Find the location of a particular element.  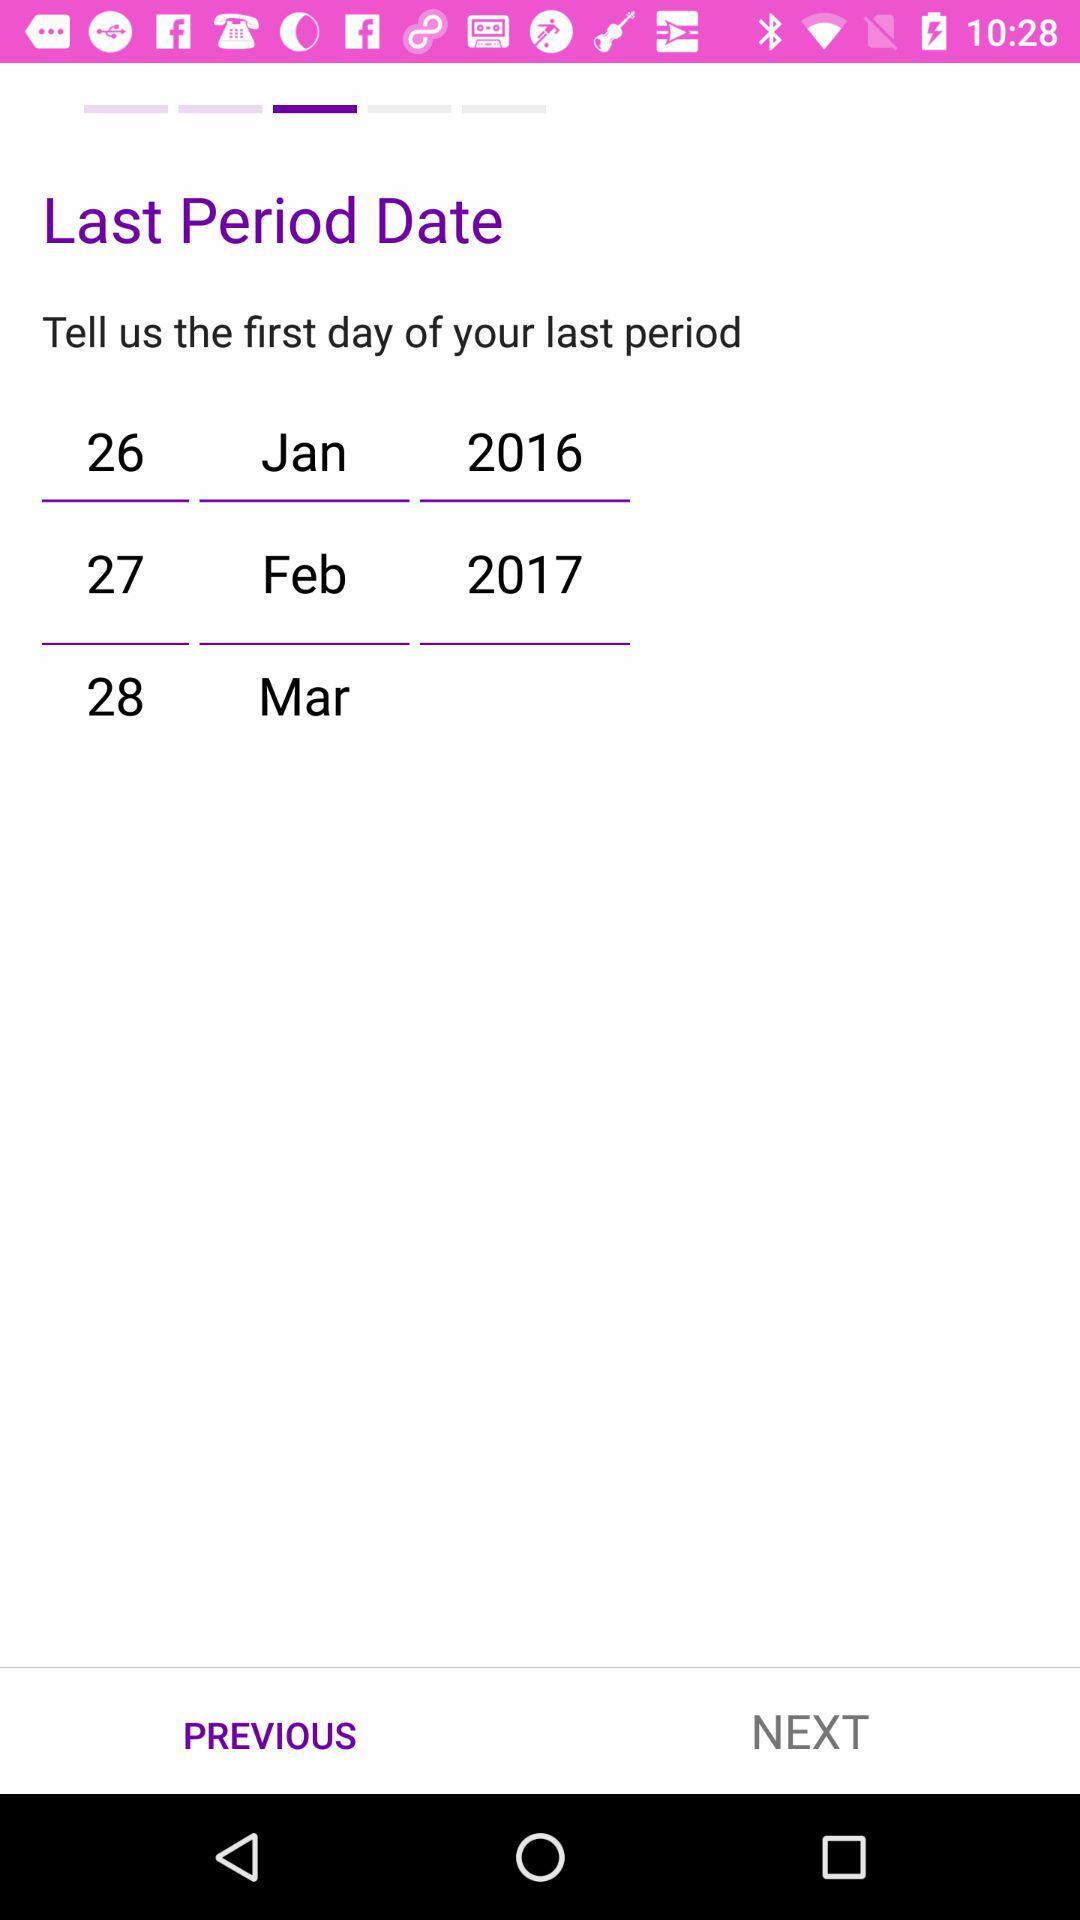

item at the bottom right corner is located at coordinates (810, 1730).